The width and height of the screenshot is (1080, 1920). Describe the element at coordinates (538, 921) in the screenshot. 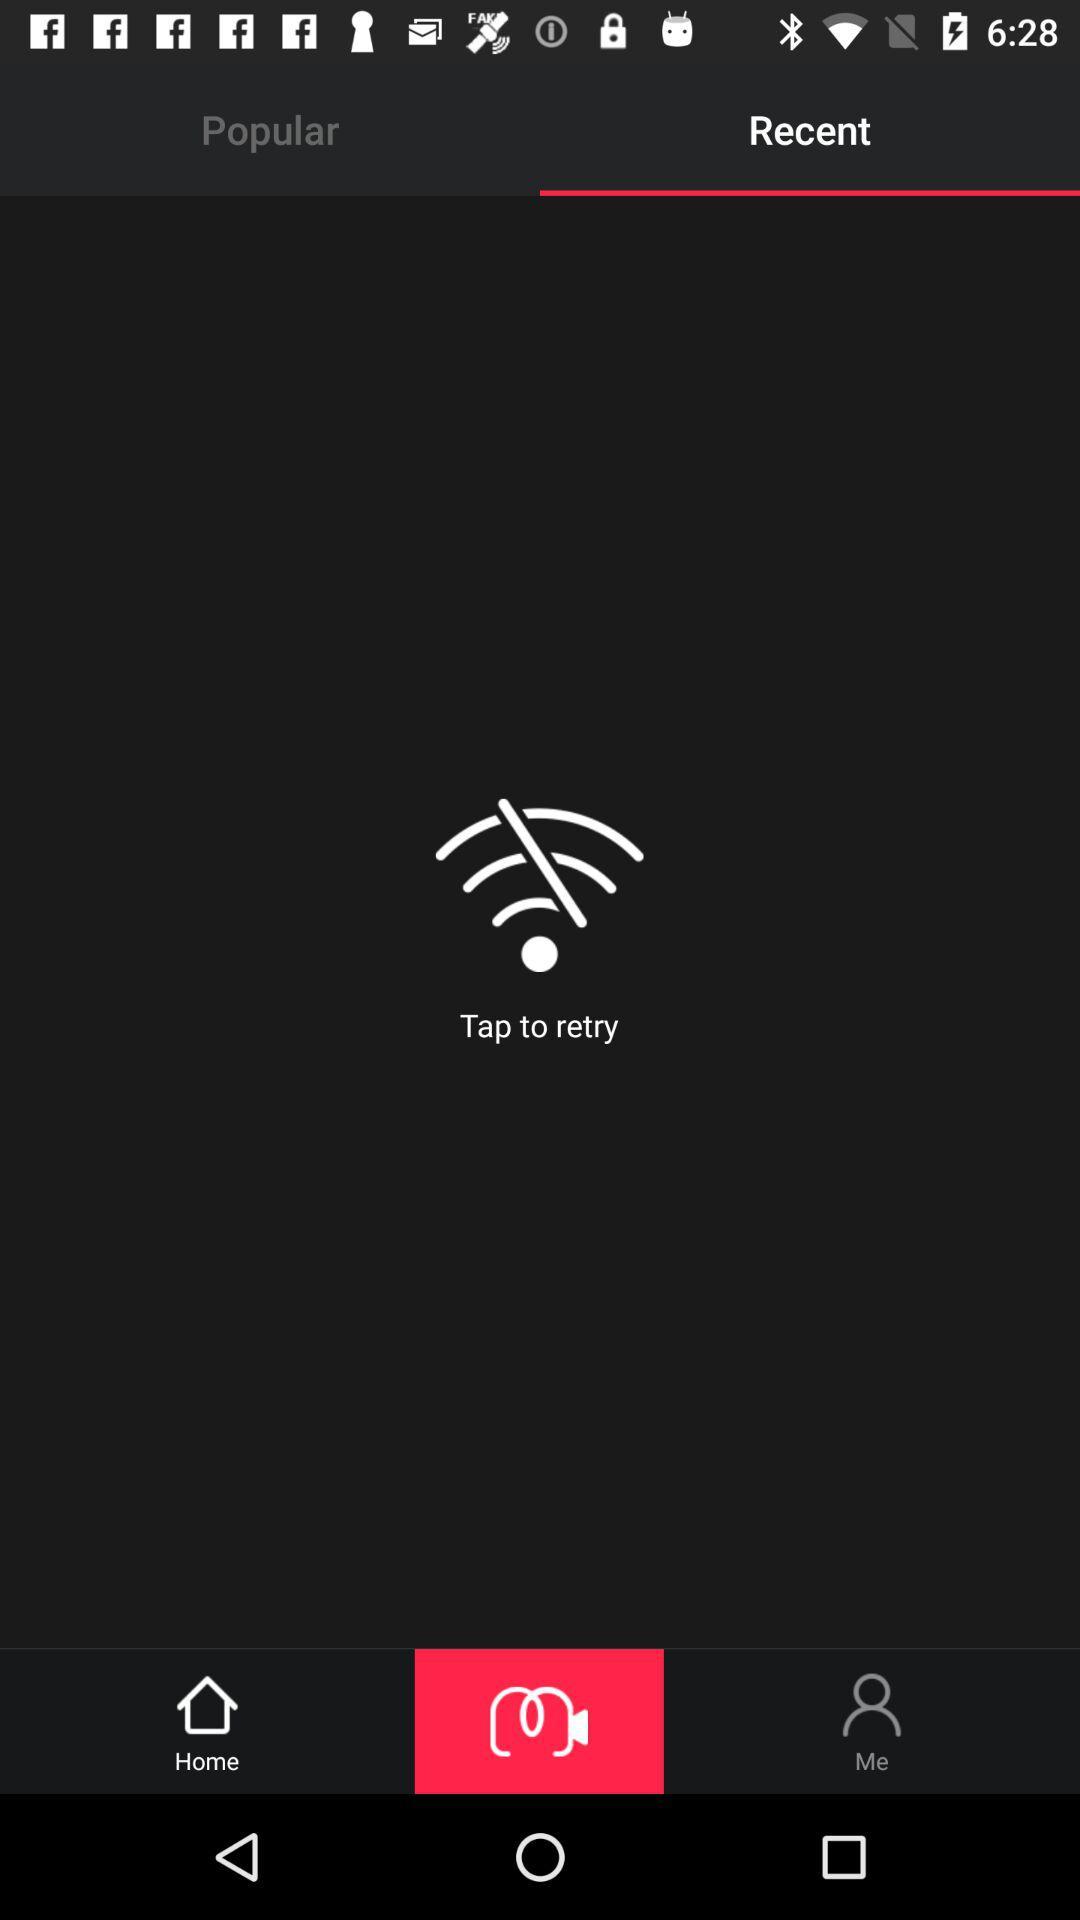

I see `tap to retry` at that location.